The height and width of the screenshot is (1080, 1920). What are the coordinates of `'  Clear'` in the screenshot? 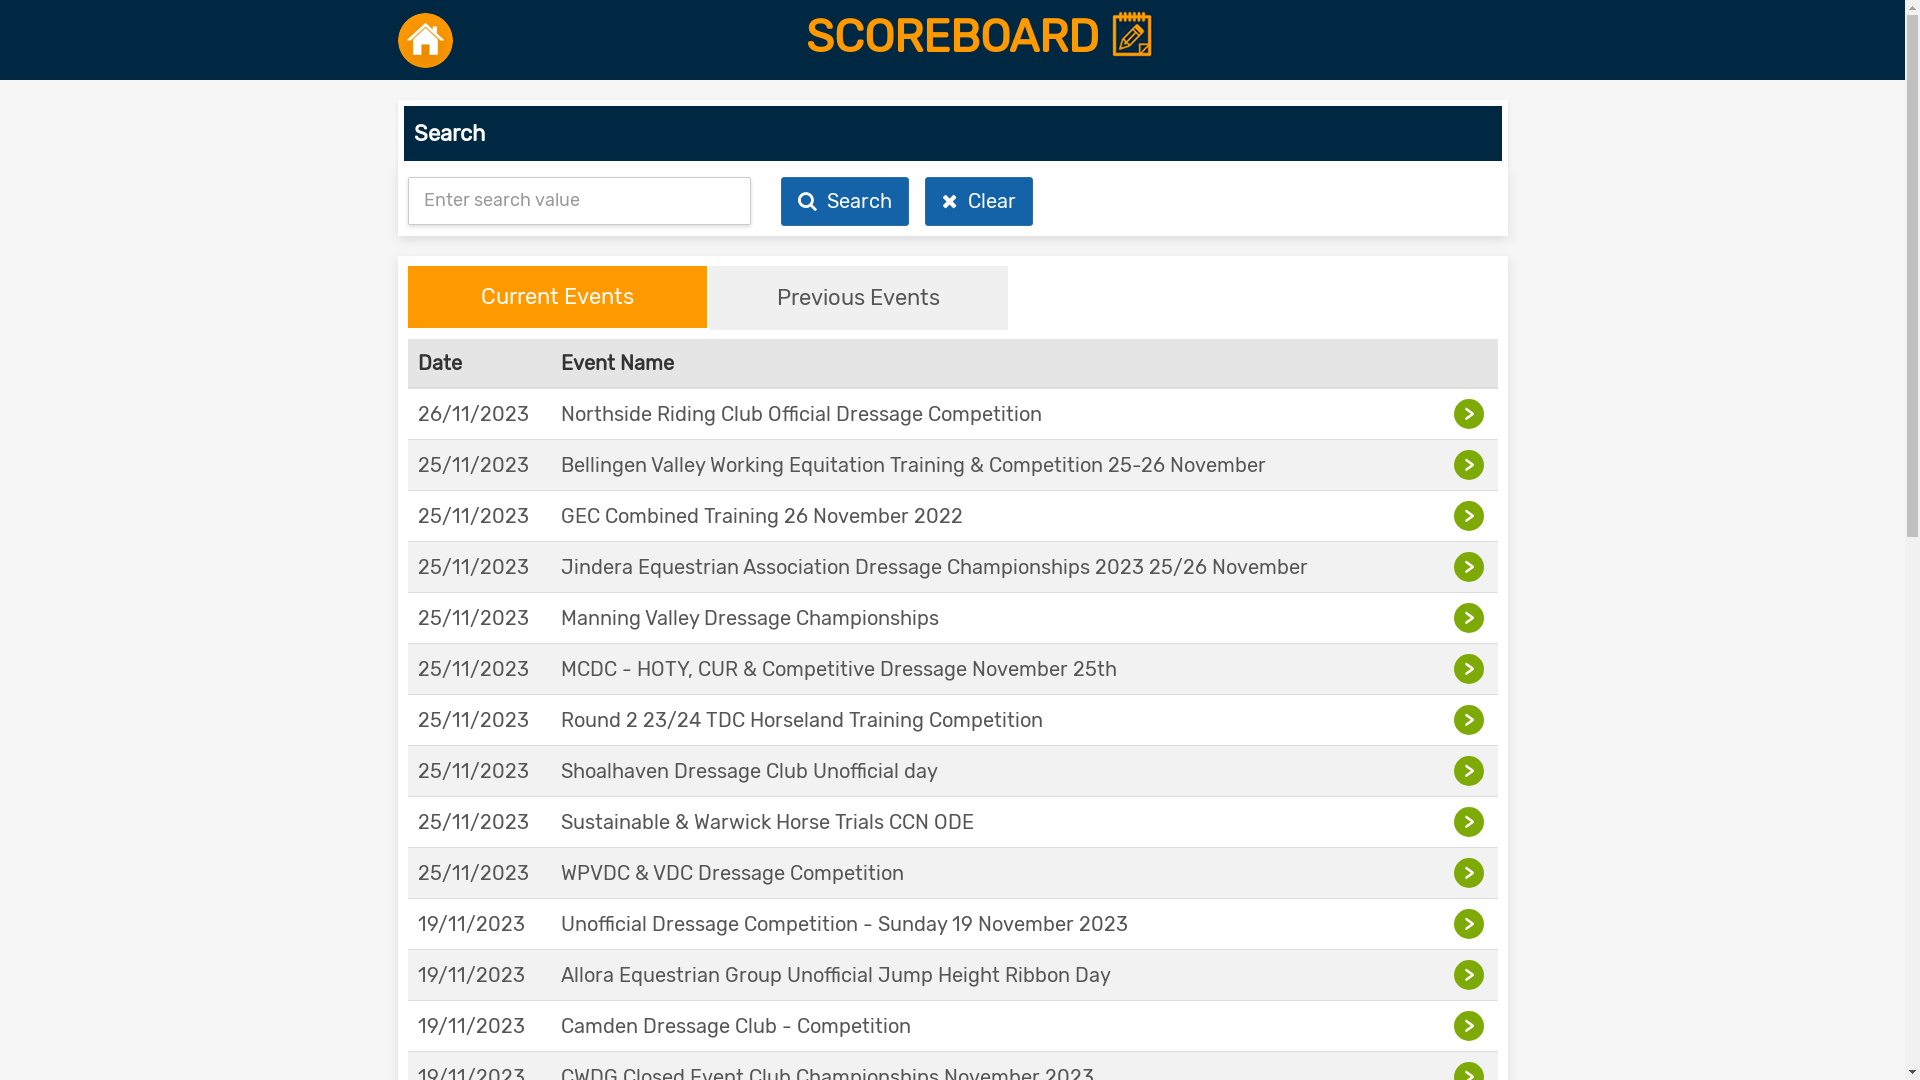 It's located at (979, 201).